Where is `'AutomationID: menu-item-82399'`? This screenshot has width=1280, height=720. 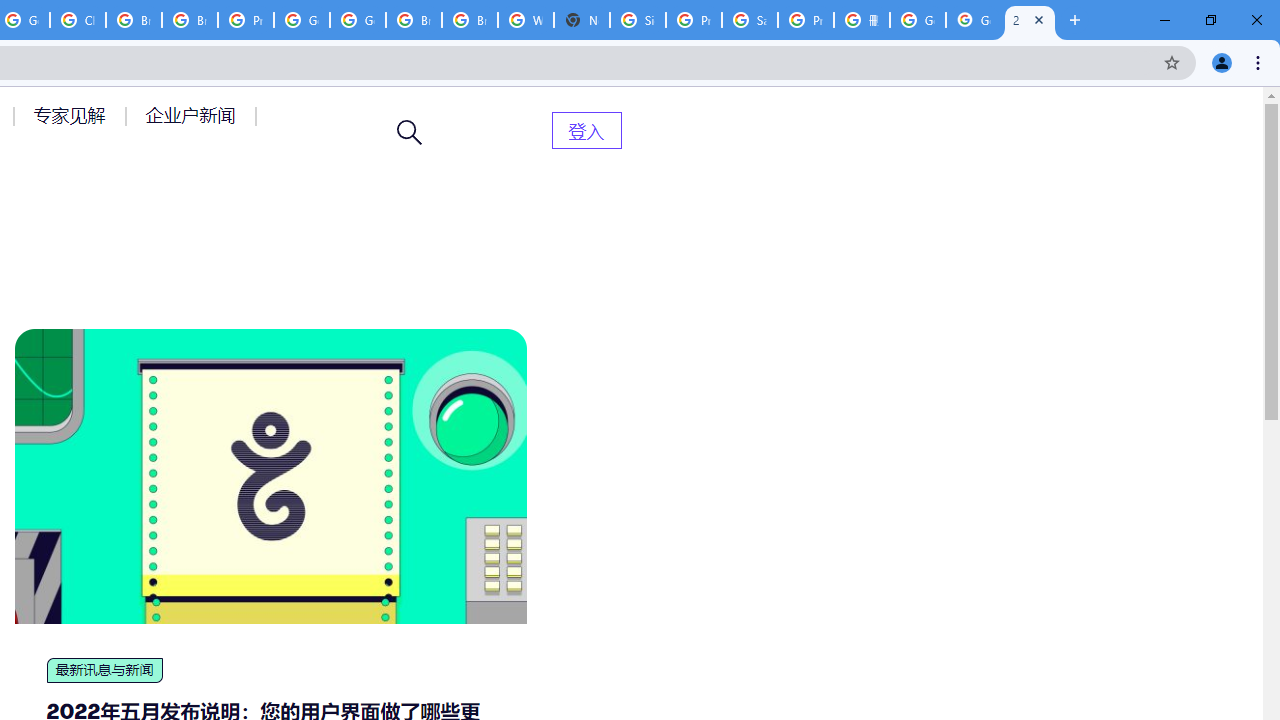 'AutomationID: menu-item-82399' is located at coordinates (585, 129).